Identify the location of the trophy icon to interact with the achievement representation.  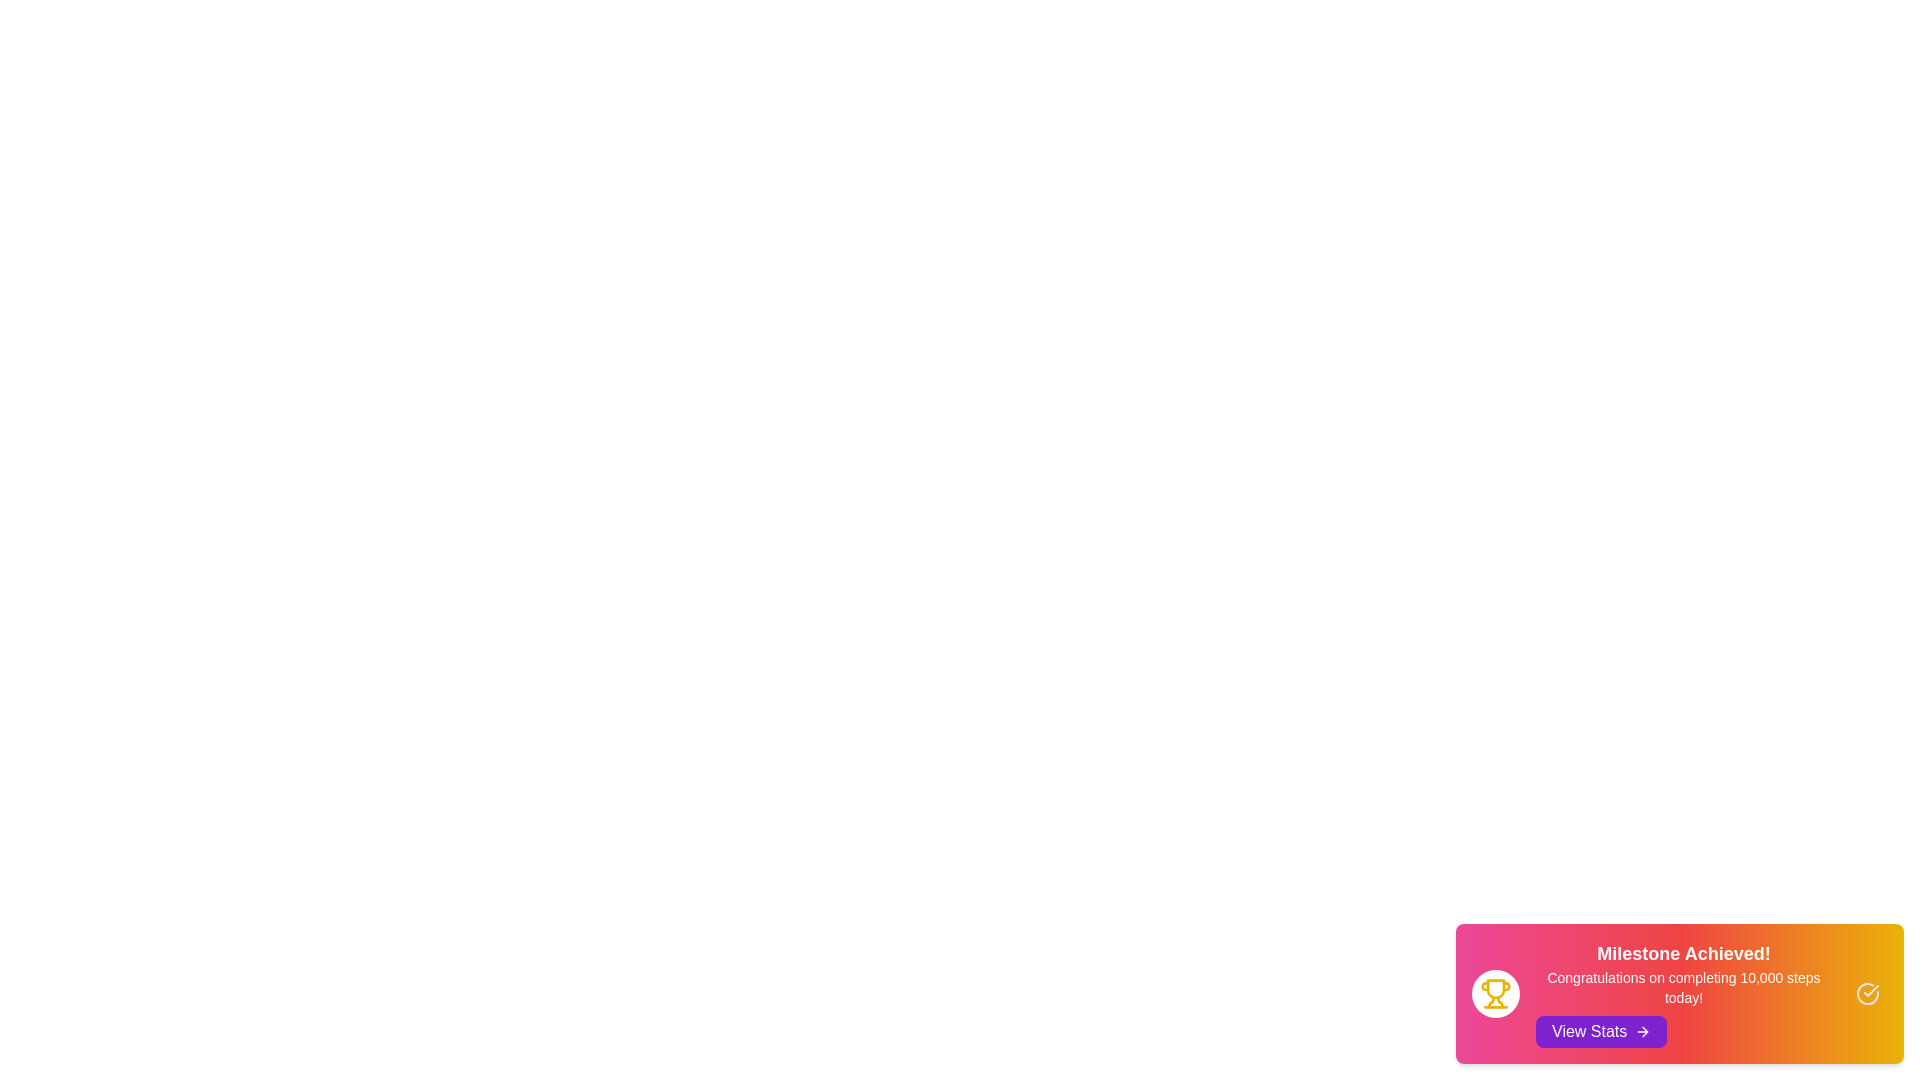
(1496, 994).